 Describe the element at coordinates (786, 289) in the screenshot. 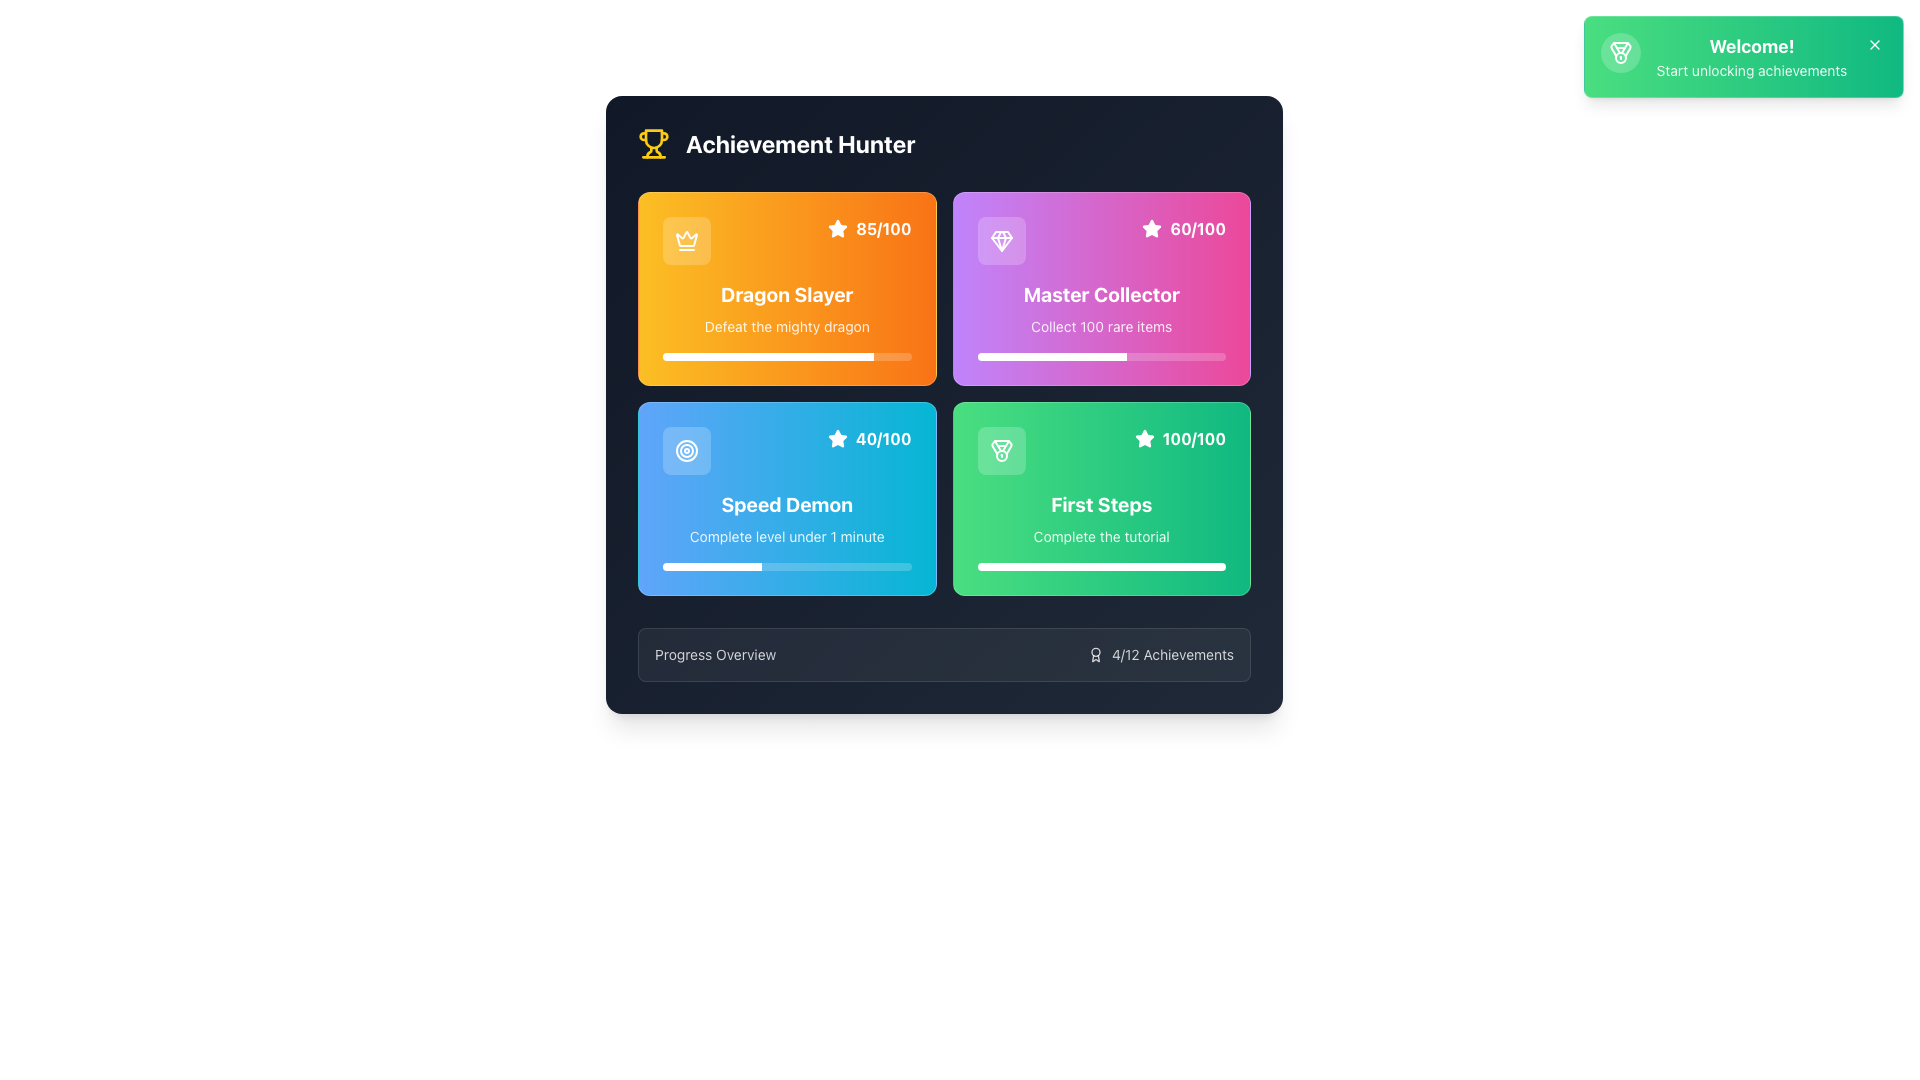

I see `the transparent overlay of the 'Dragon Slayer' achievement card` at that location.